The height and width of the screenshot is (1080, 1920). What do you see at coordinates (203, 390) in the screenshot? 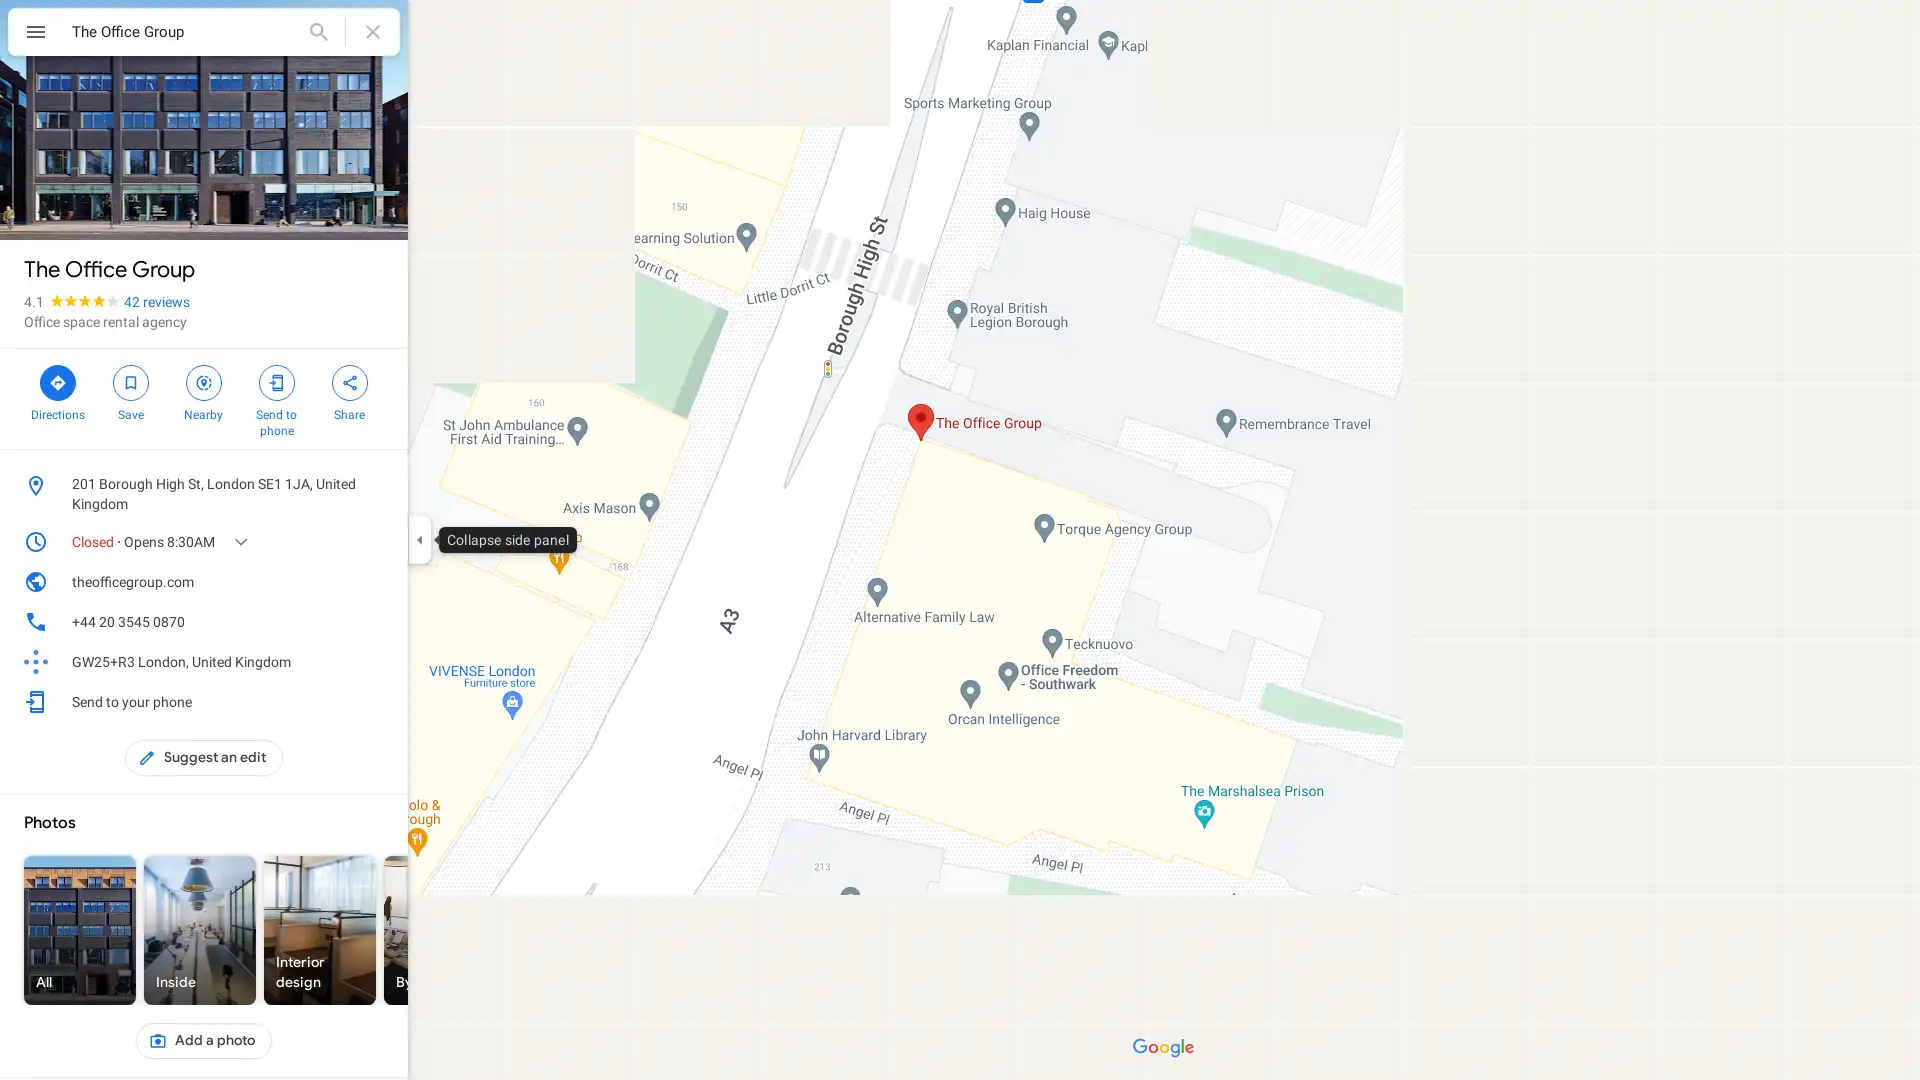
I see `Search nearby The Office Group` at bounding box center [203, 390].